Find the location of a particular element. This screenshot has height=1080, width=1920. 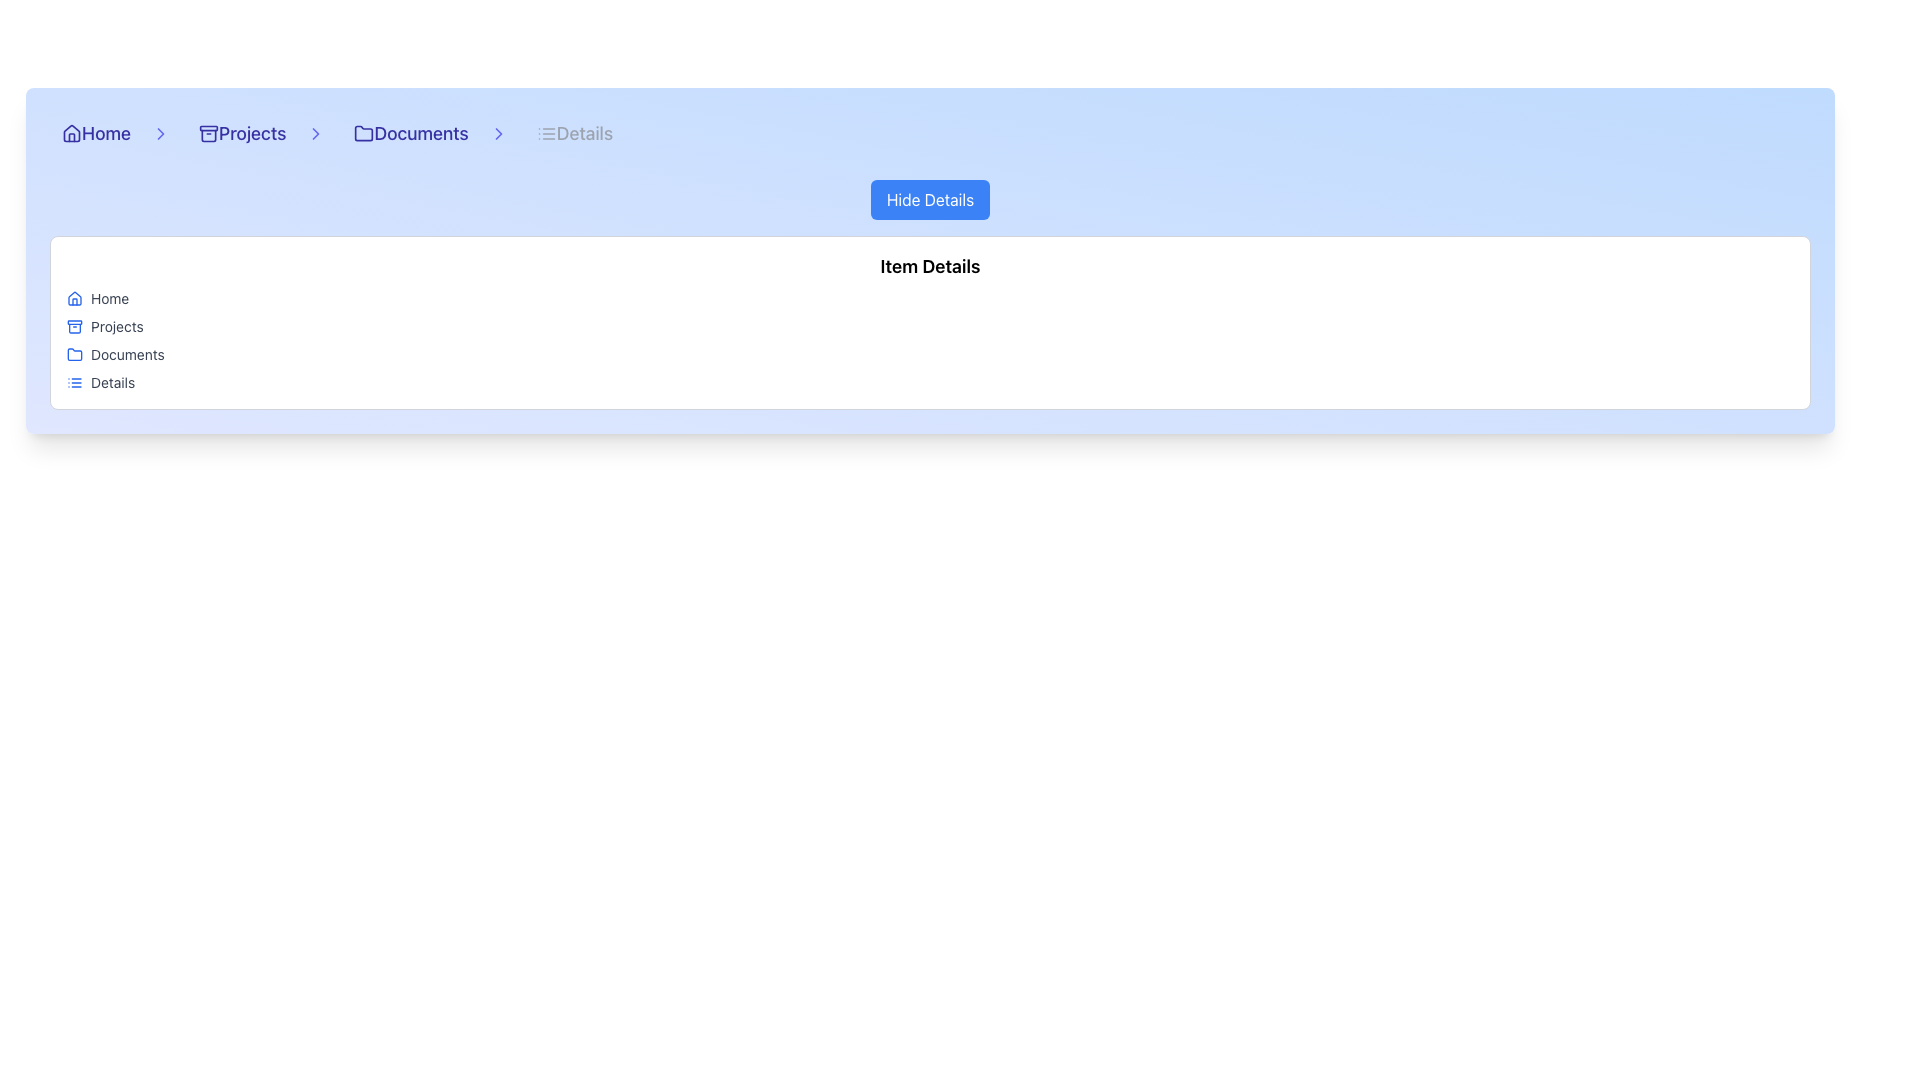

the starting point breadcrumb link in the breadcrumb navigation system located on the leftmost side of the navigation bar is located at coordinates (109, 134).